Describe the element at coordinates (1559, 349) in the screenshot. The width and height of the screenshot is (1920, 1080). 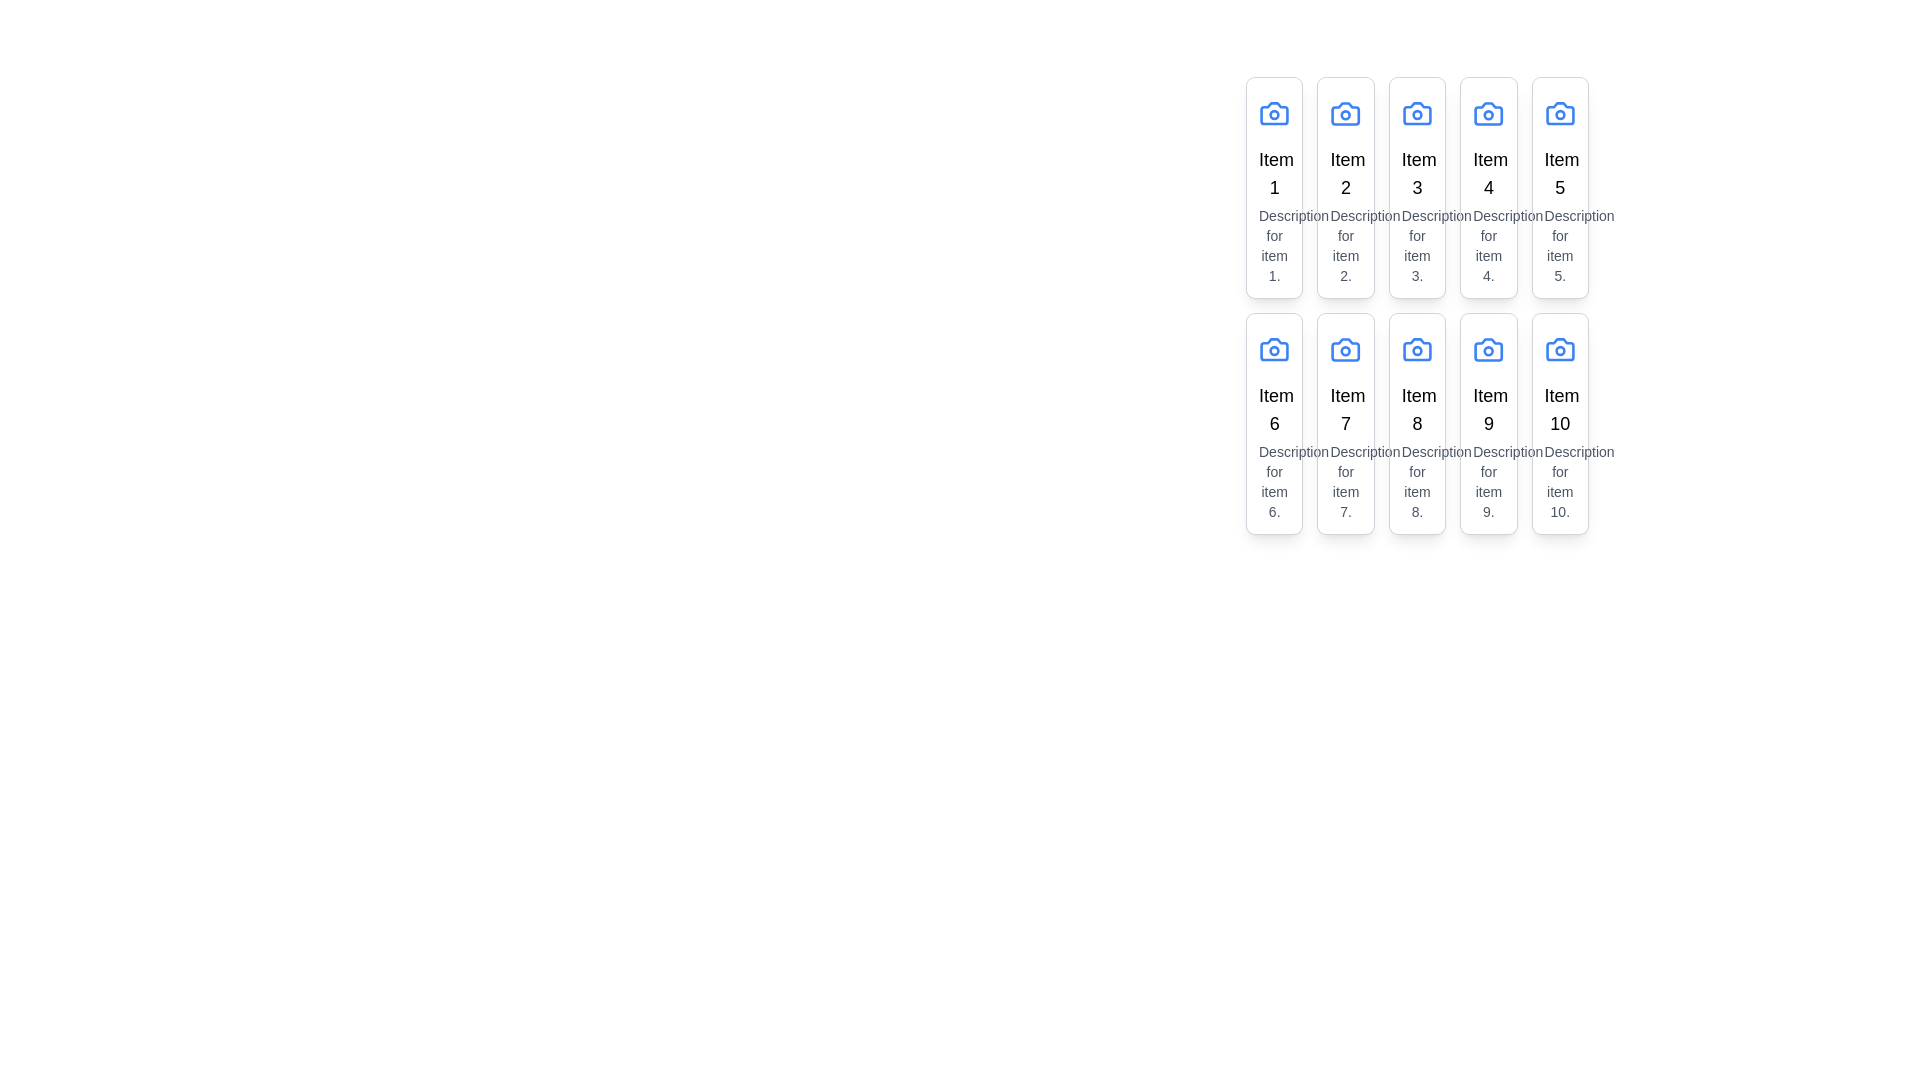
I see `the decorative vector graphic icon representing photography or camera-related content located in the second row and fifth column of the grid layout` at that location.